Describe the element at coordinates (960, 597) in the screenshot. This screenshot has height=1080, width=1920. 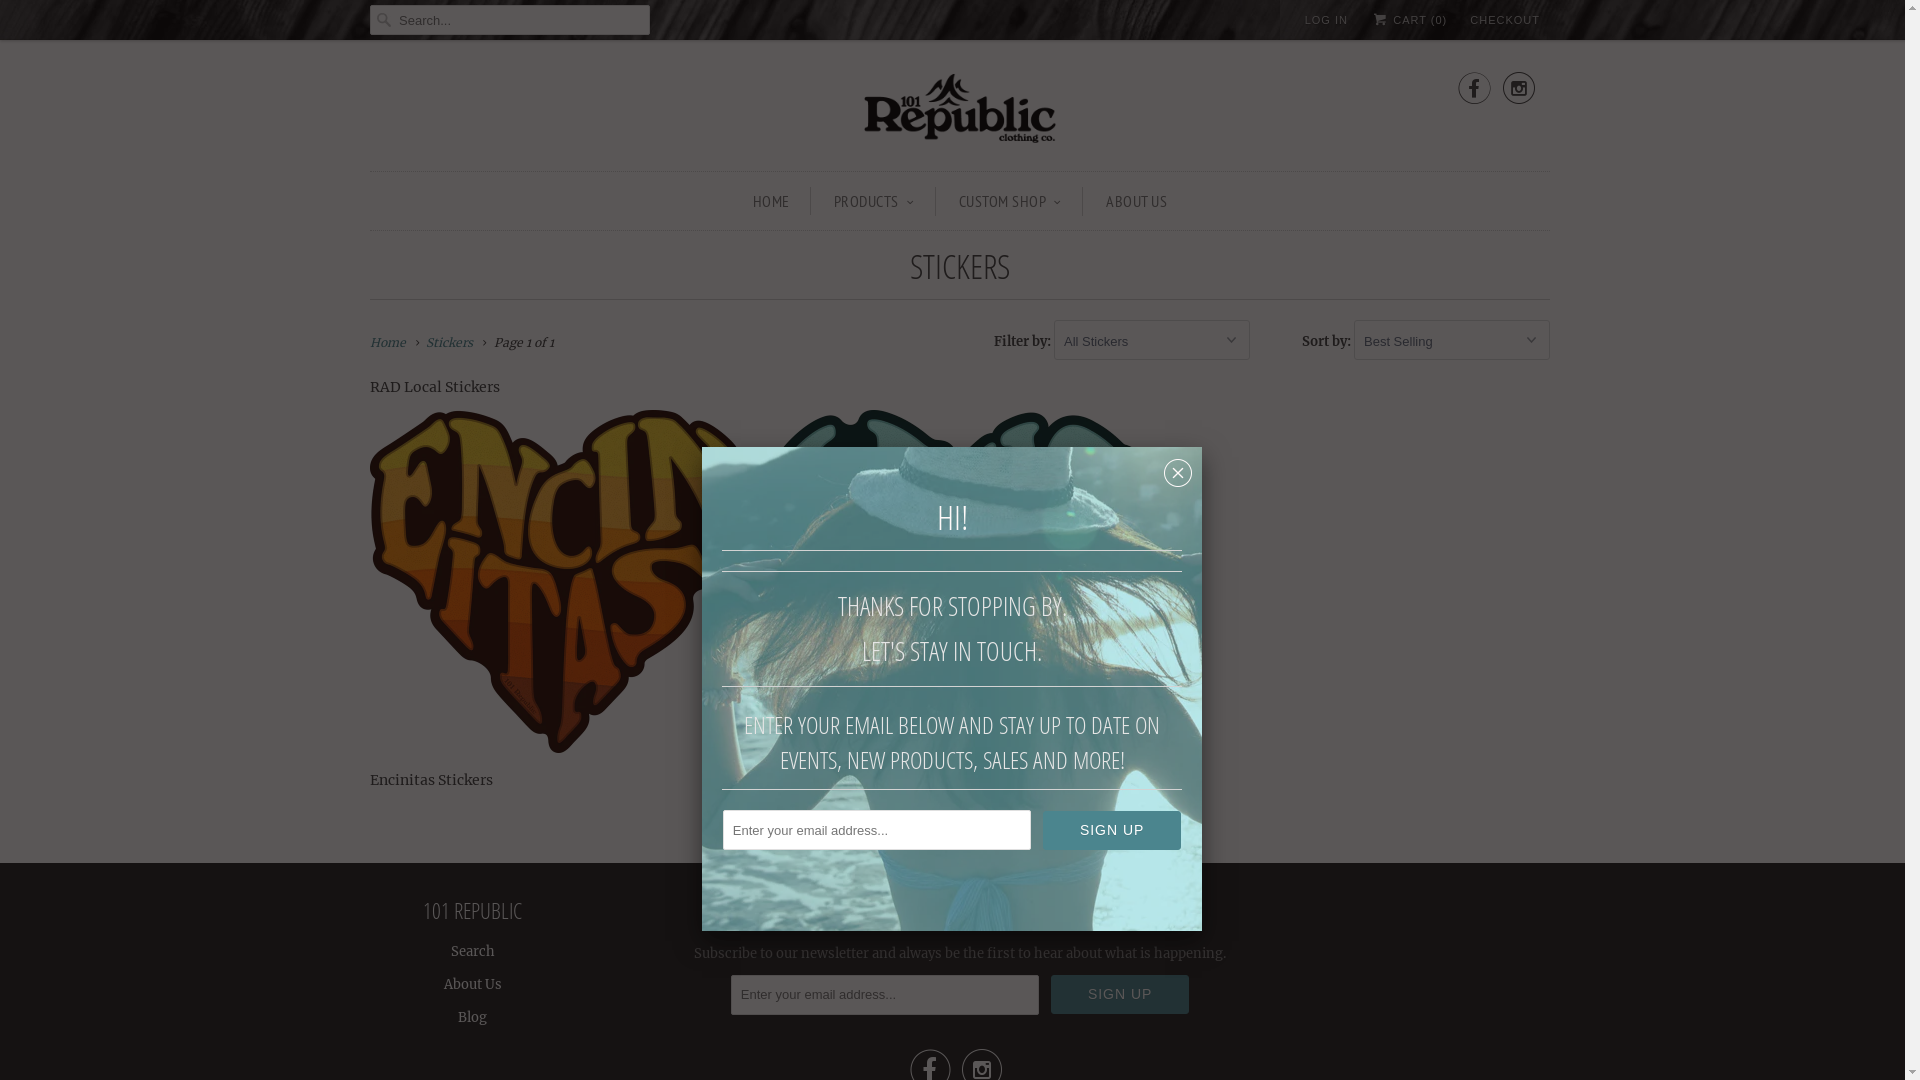
I see `'Leucadia Stickers` at that location.